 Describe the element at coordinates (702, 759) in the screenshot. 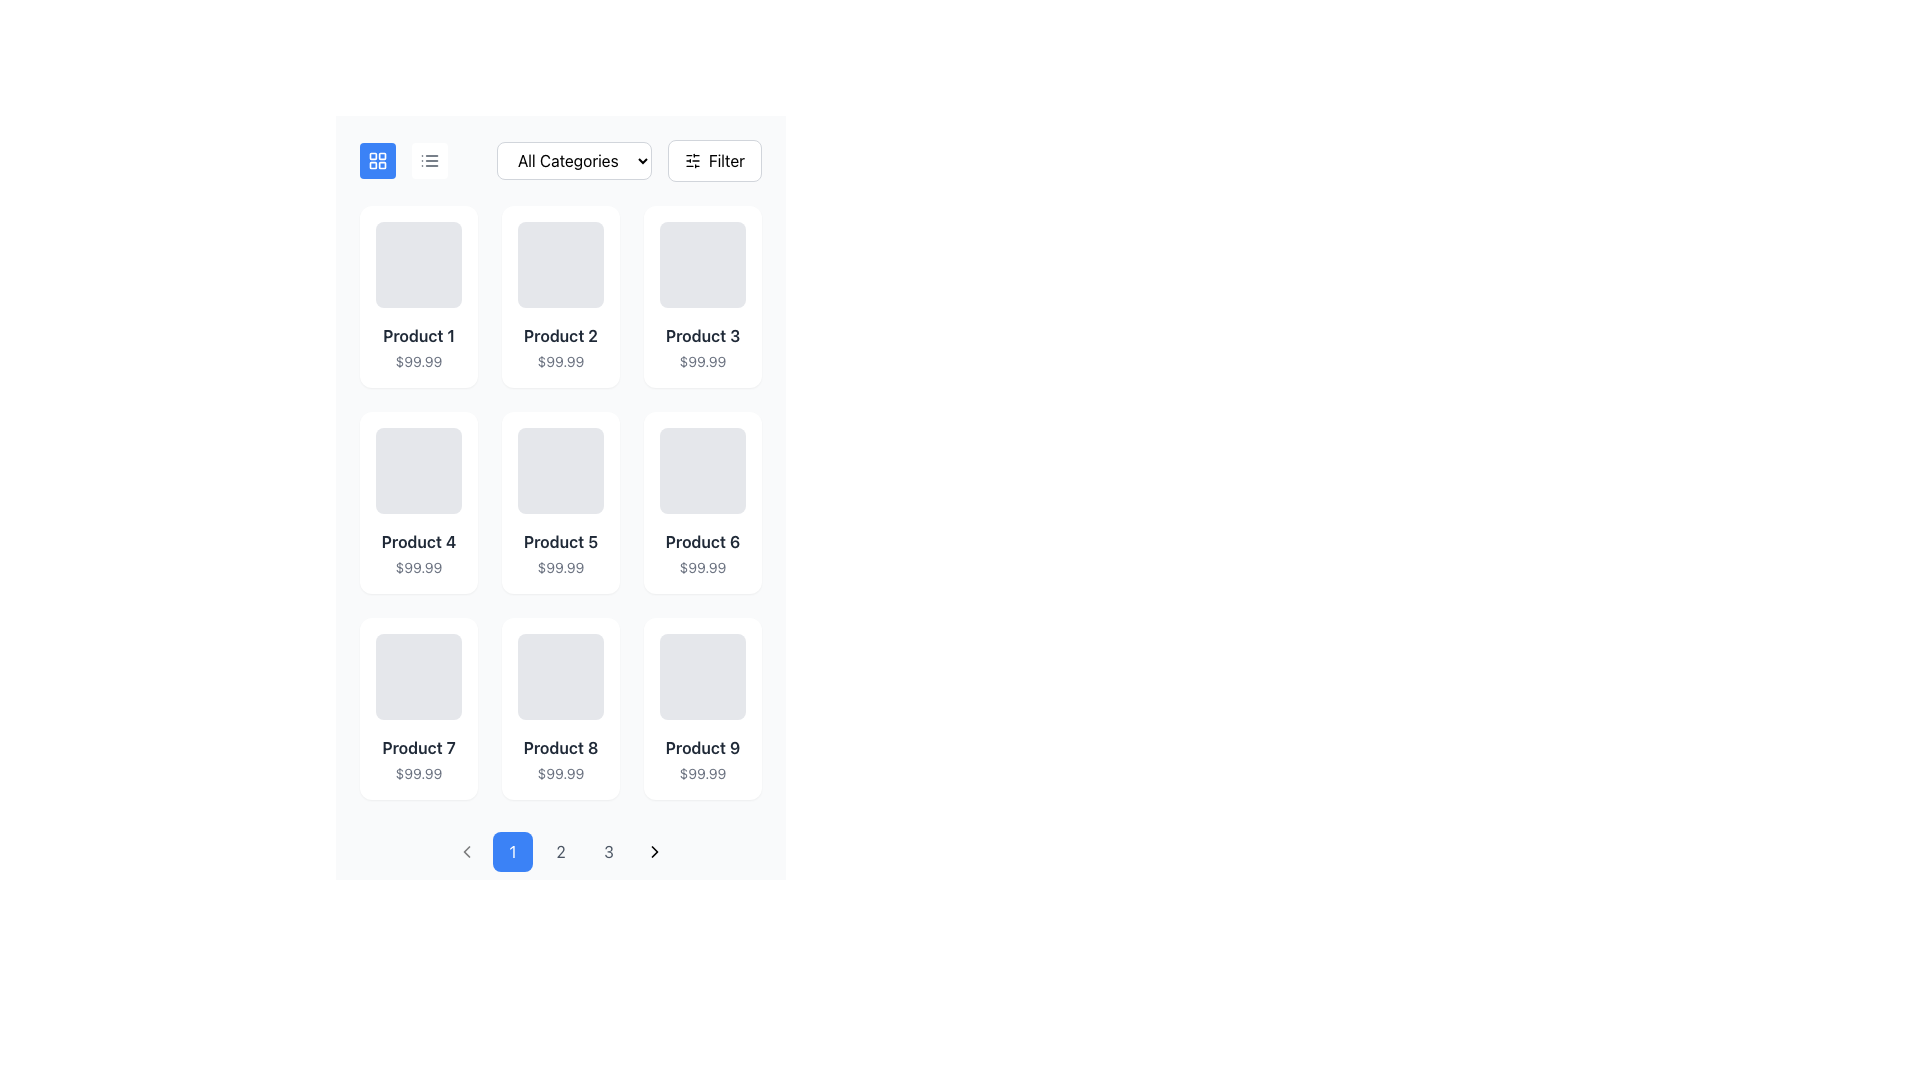

I see `text from the bottom-right cell of a 3x3 grid layout, which displays the product name 'Product 9' and the price '$99.99'` at that location.